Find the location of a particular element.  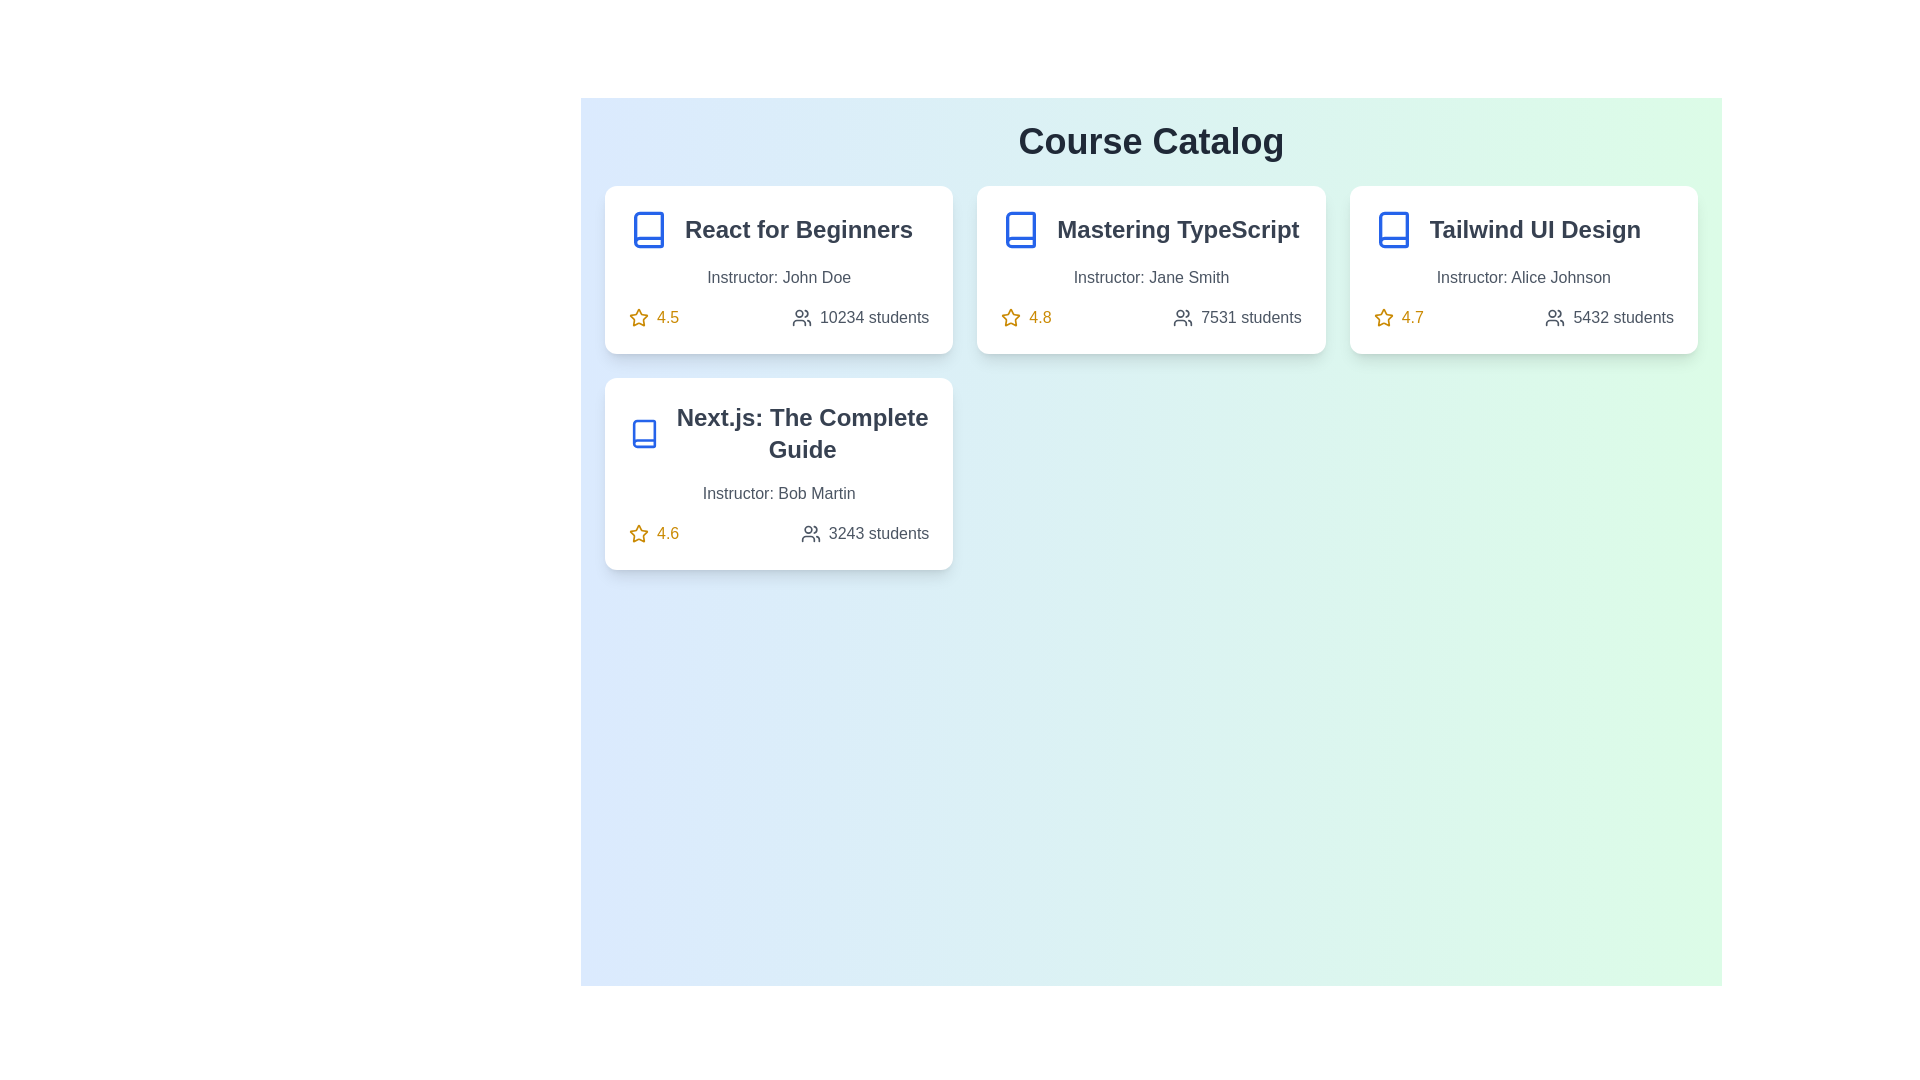

the 'Tailwind UI Design' text label which is styled with bold typography and aligned horizontally with a blue book icon on its left is located at coordinates (1522, 229).